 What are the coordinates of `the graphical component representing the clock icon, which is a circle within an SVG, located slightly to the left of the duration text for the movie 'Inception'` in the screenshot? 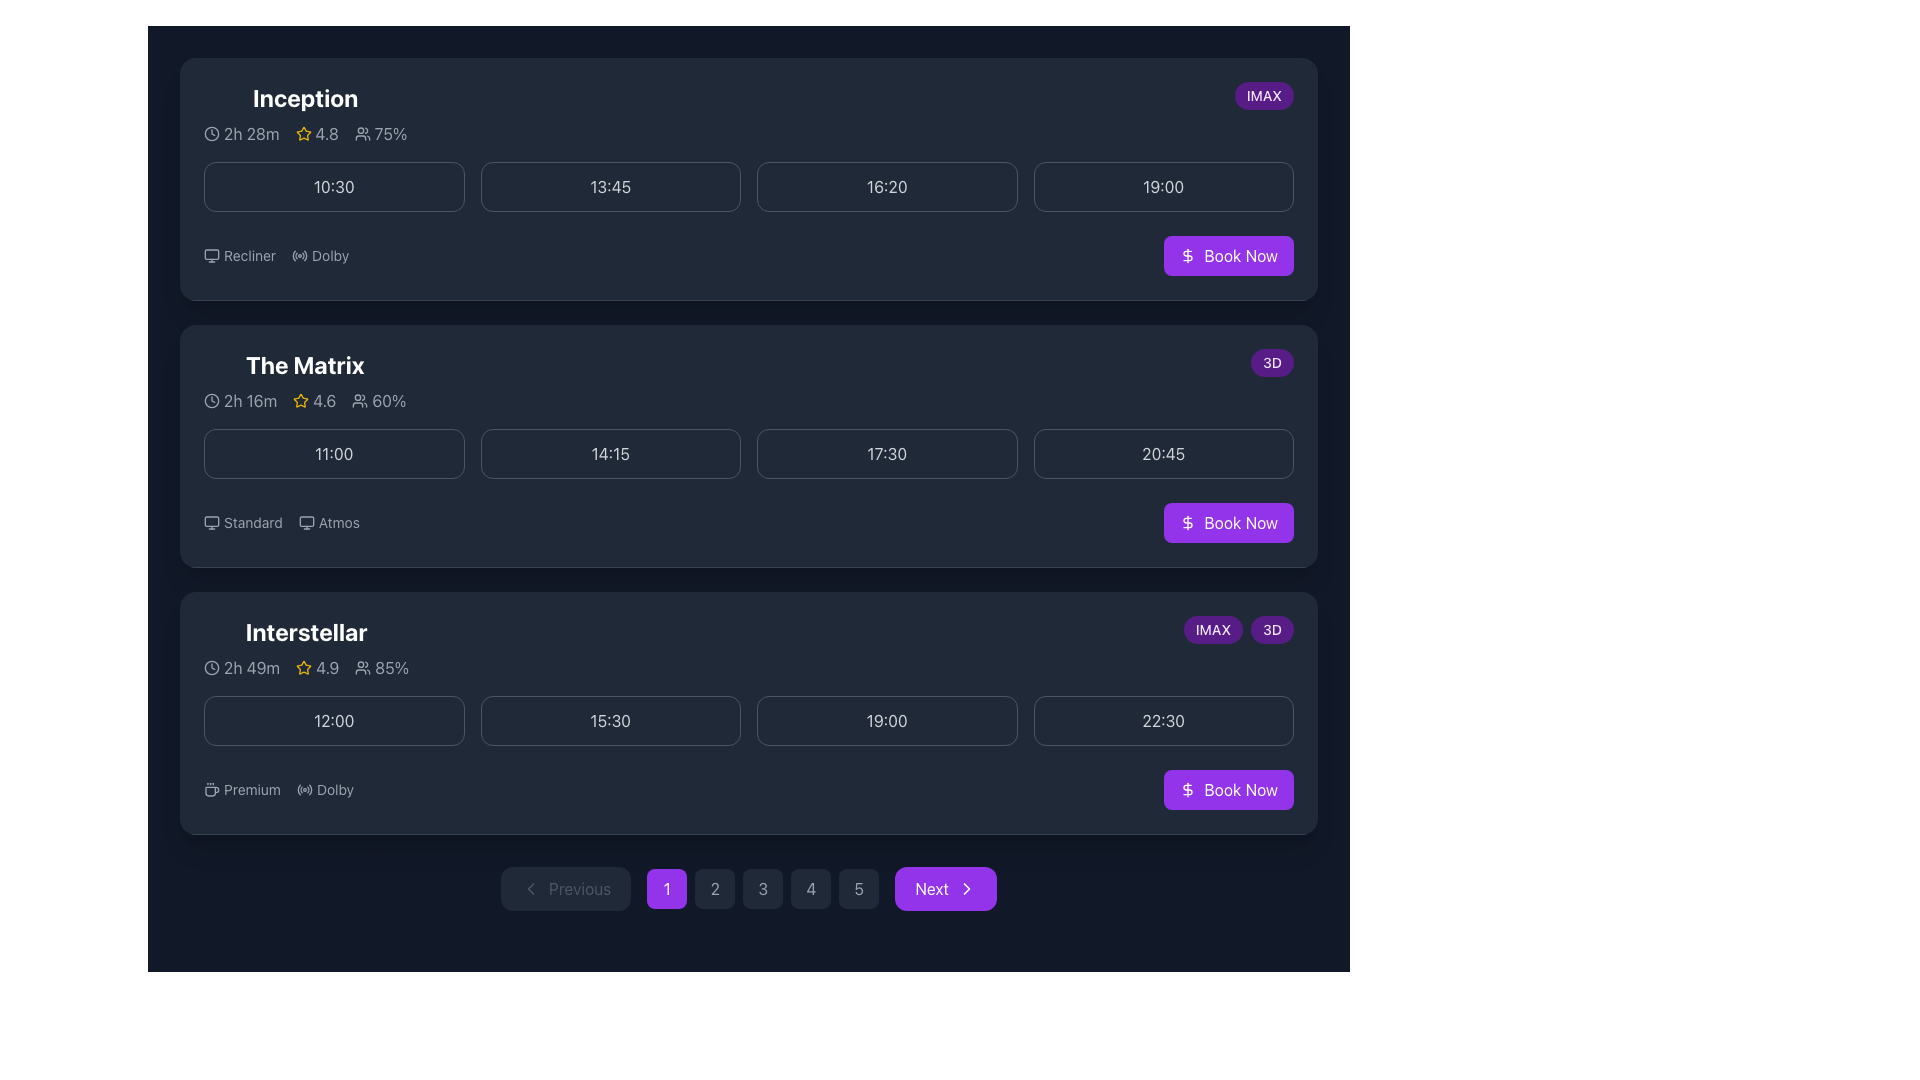 It's located at (211, 134).